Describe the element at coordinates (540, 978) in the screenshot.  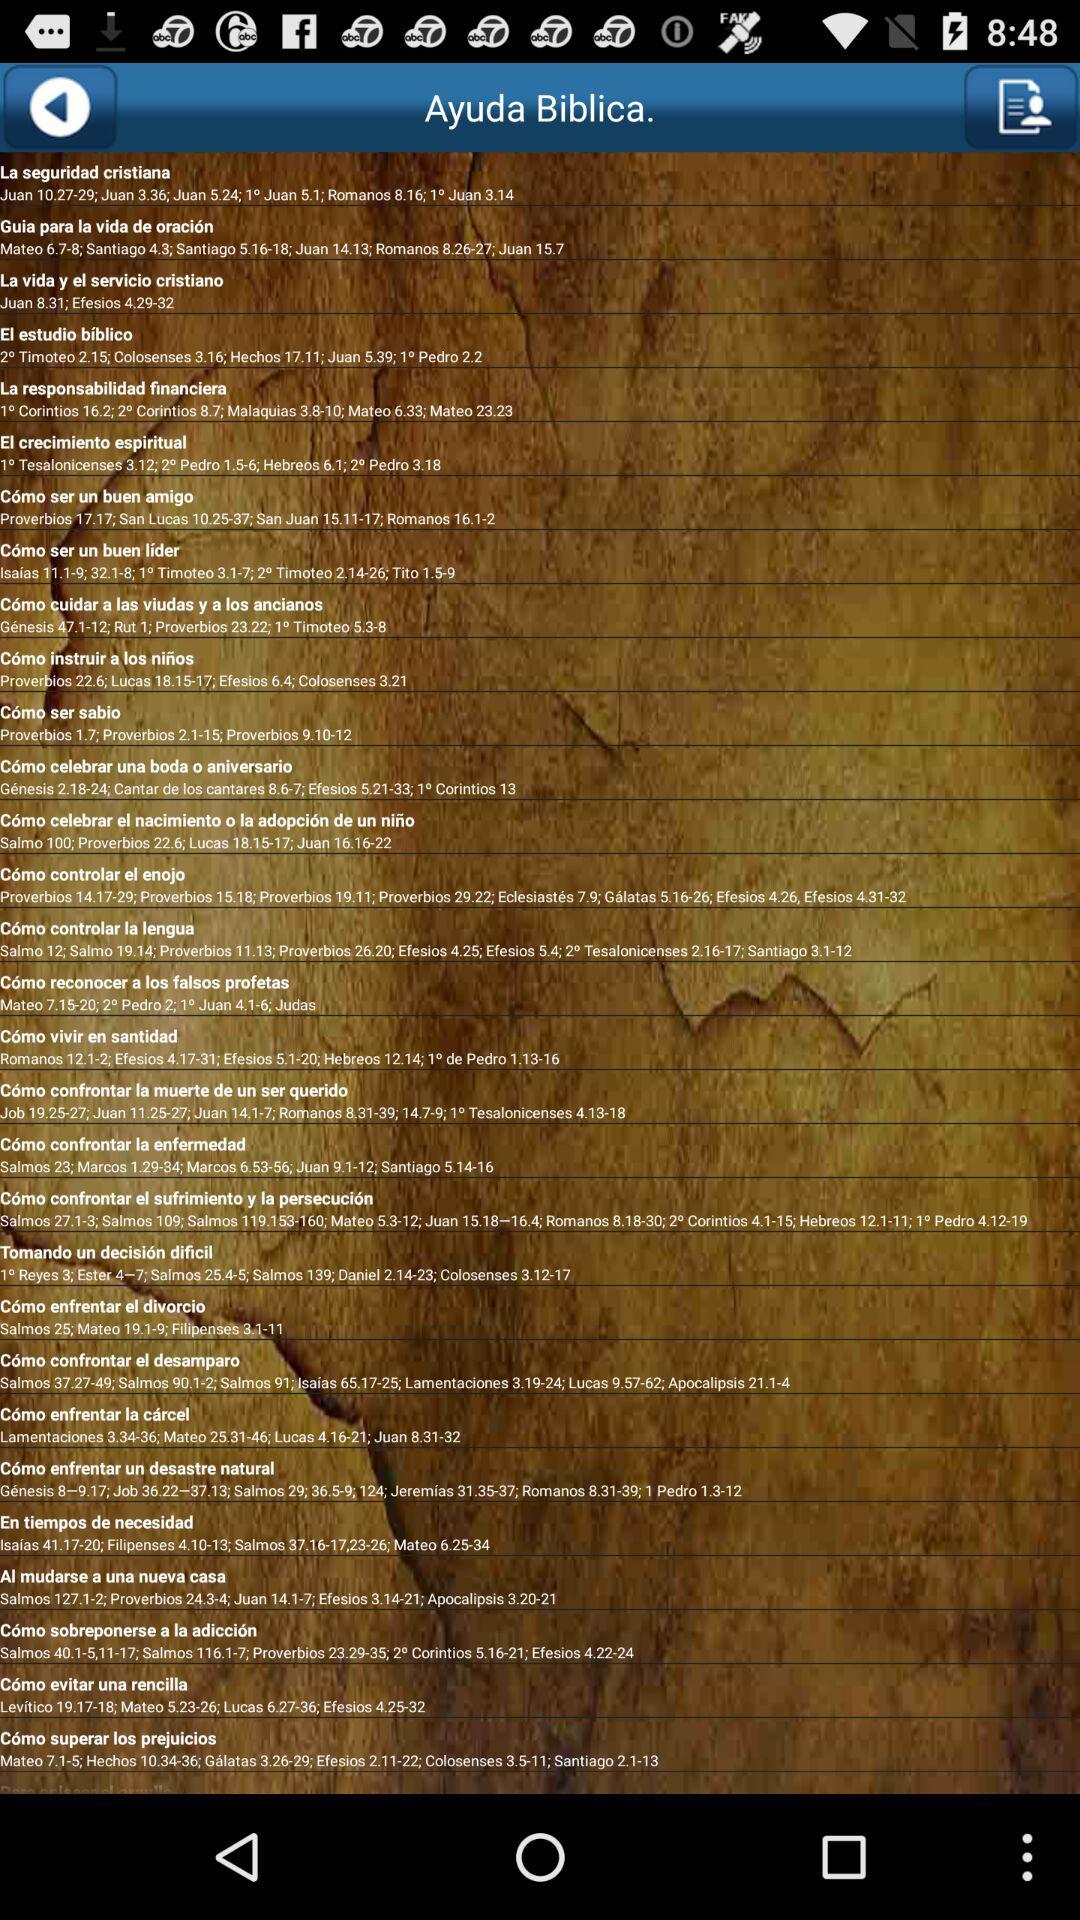
I see `app below the salmo 12 salmo app` at that location.